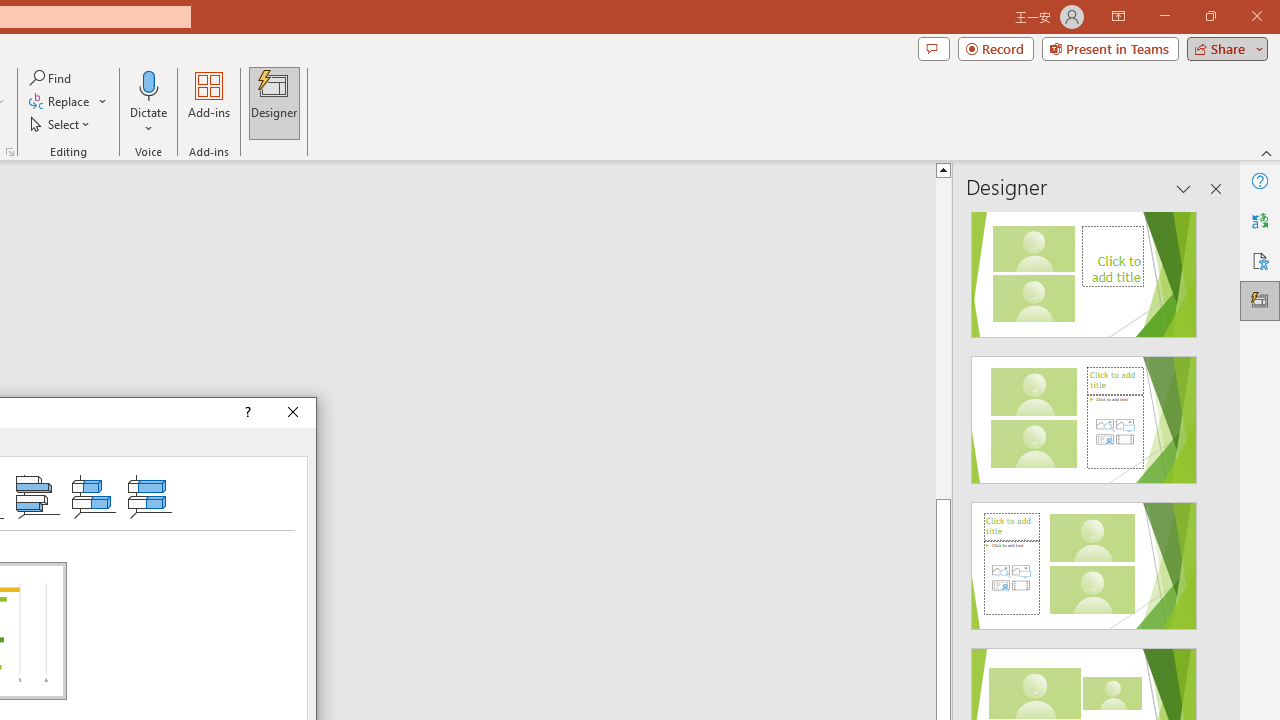 Image resolution: width=1280 pixels, height=720 pixels. What do you see at coordinates (245, 411) in the screenshot?
I see `'Context help'` at bounding box center [245, 411].